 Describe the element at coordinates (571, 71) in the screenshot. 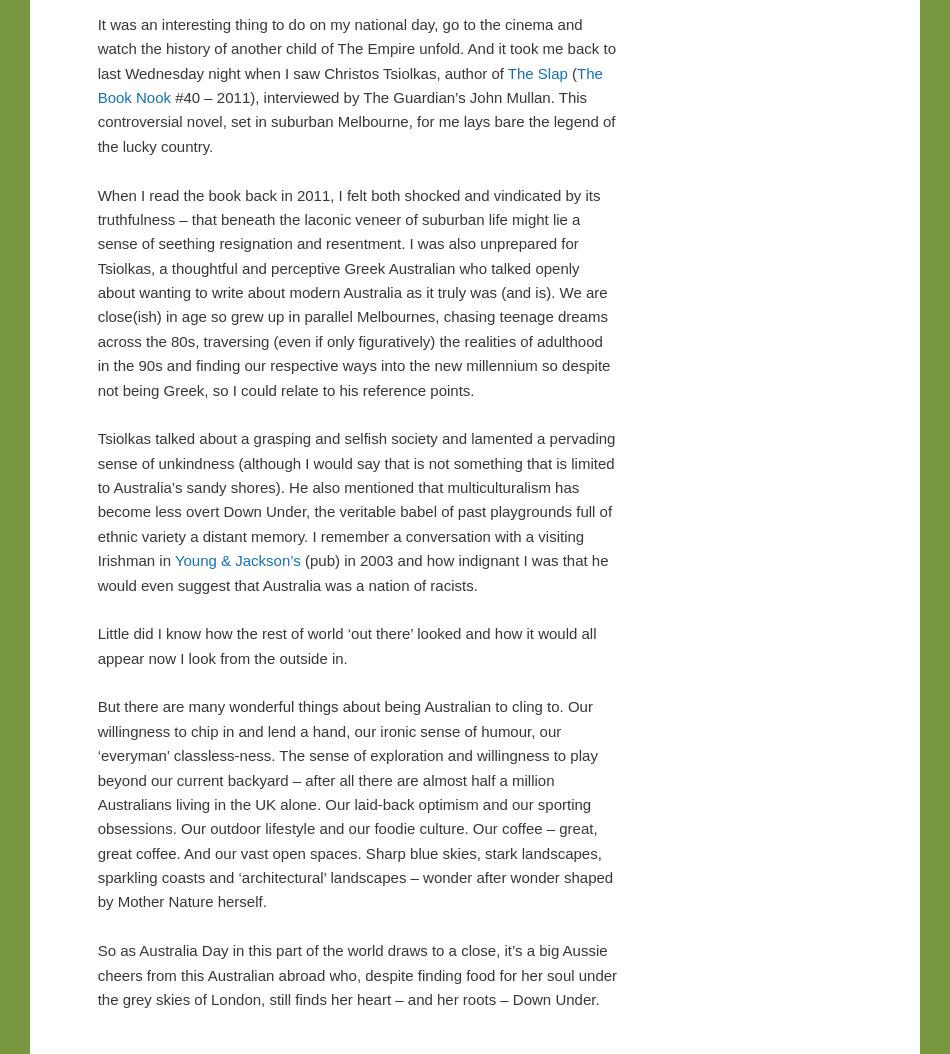

I see `'('` at that location.